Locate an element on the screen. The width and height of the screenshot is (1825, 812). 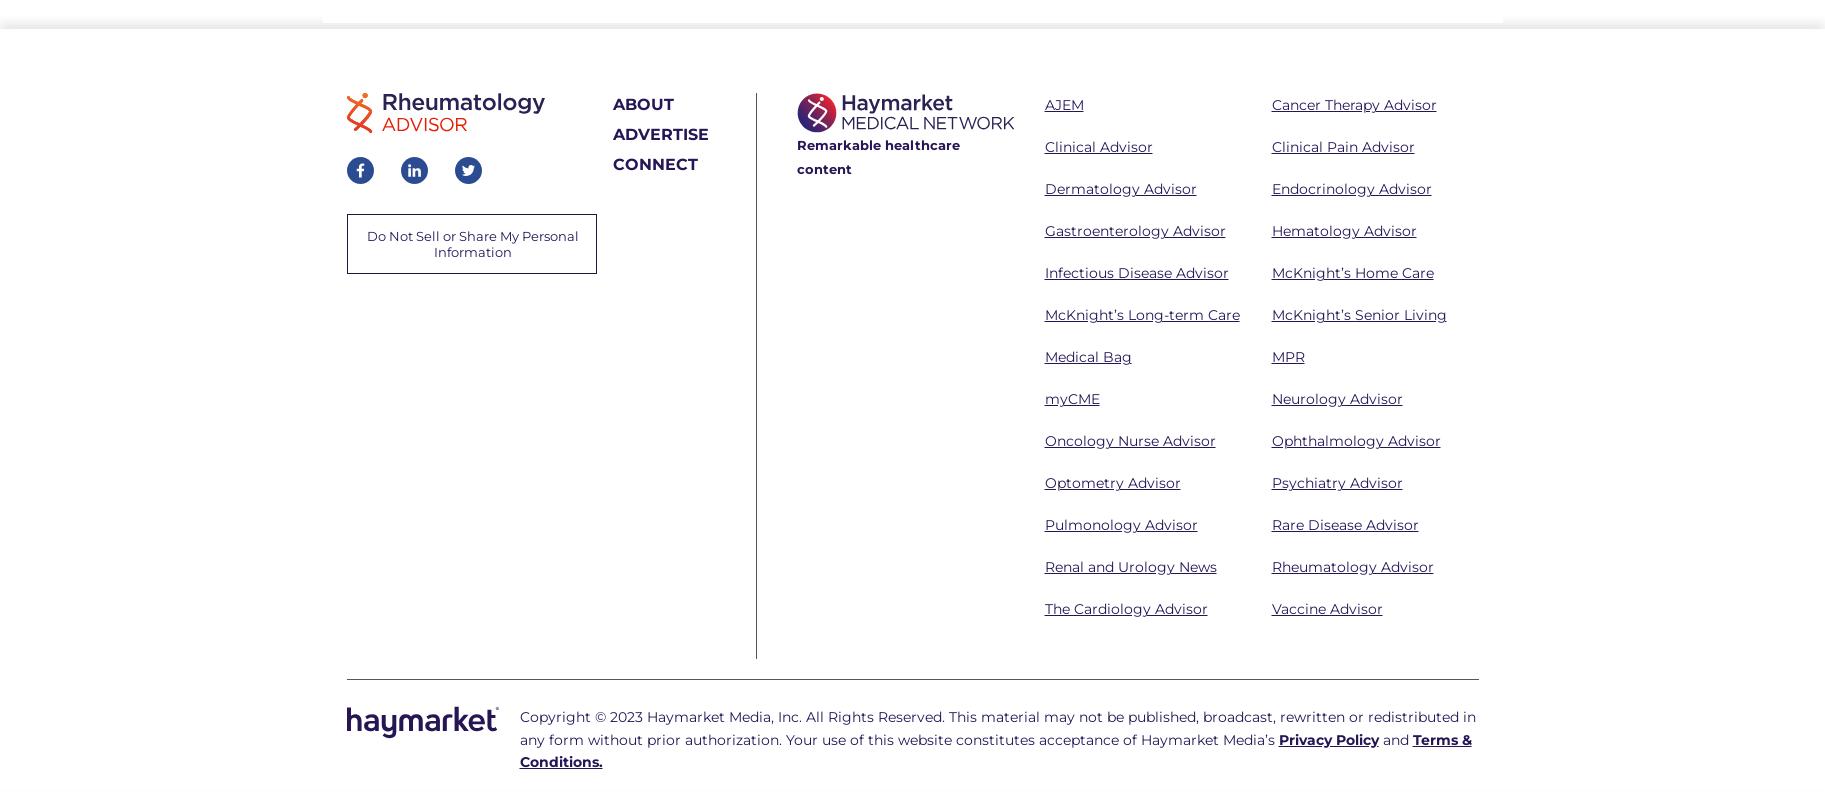
'CONNECT' is located at coordinates (654, 164).